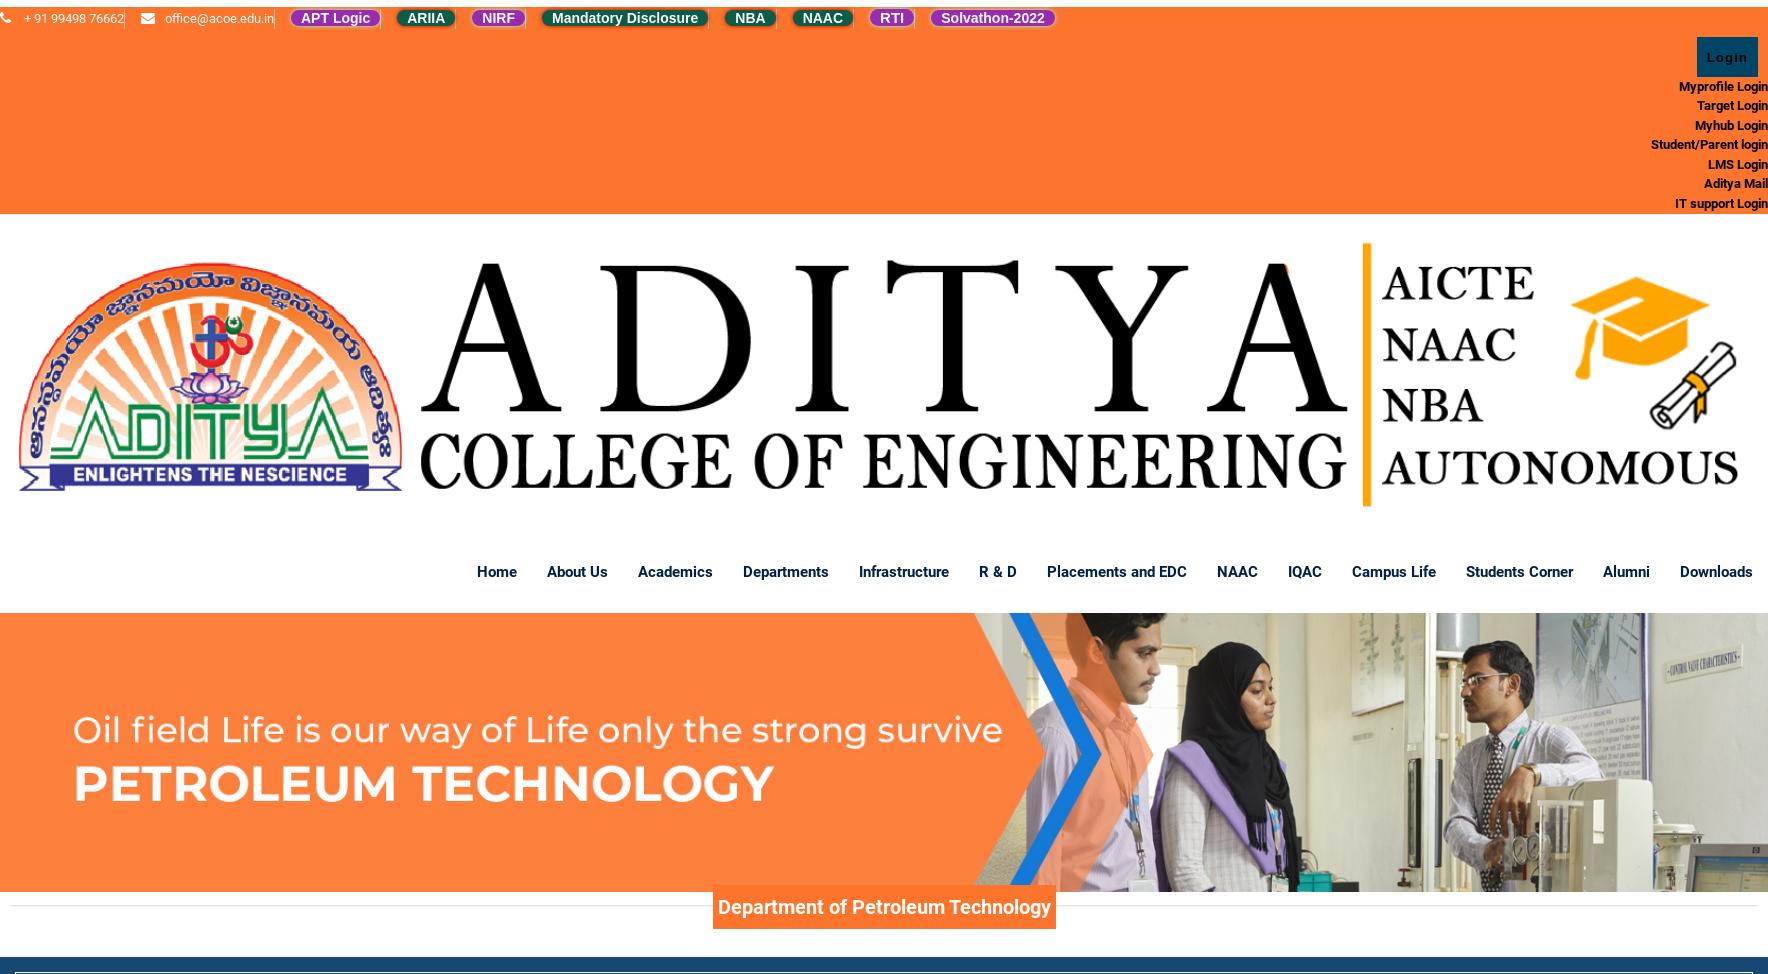 This screenshot has height=974, width=1768. What do you see at coordinates (1737, 163) in the screenshot?
I see `'LMS Login'` at bounding box center [1737, 163].